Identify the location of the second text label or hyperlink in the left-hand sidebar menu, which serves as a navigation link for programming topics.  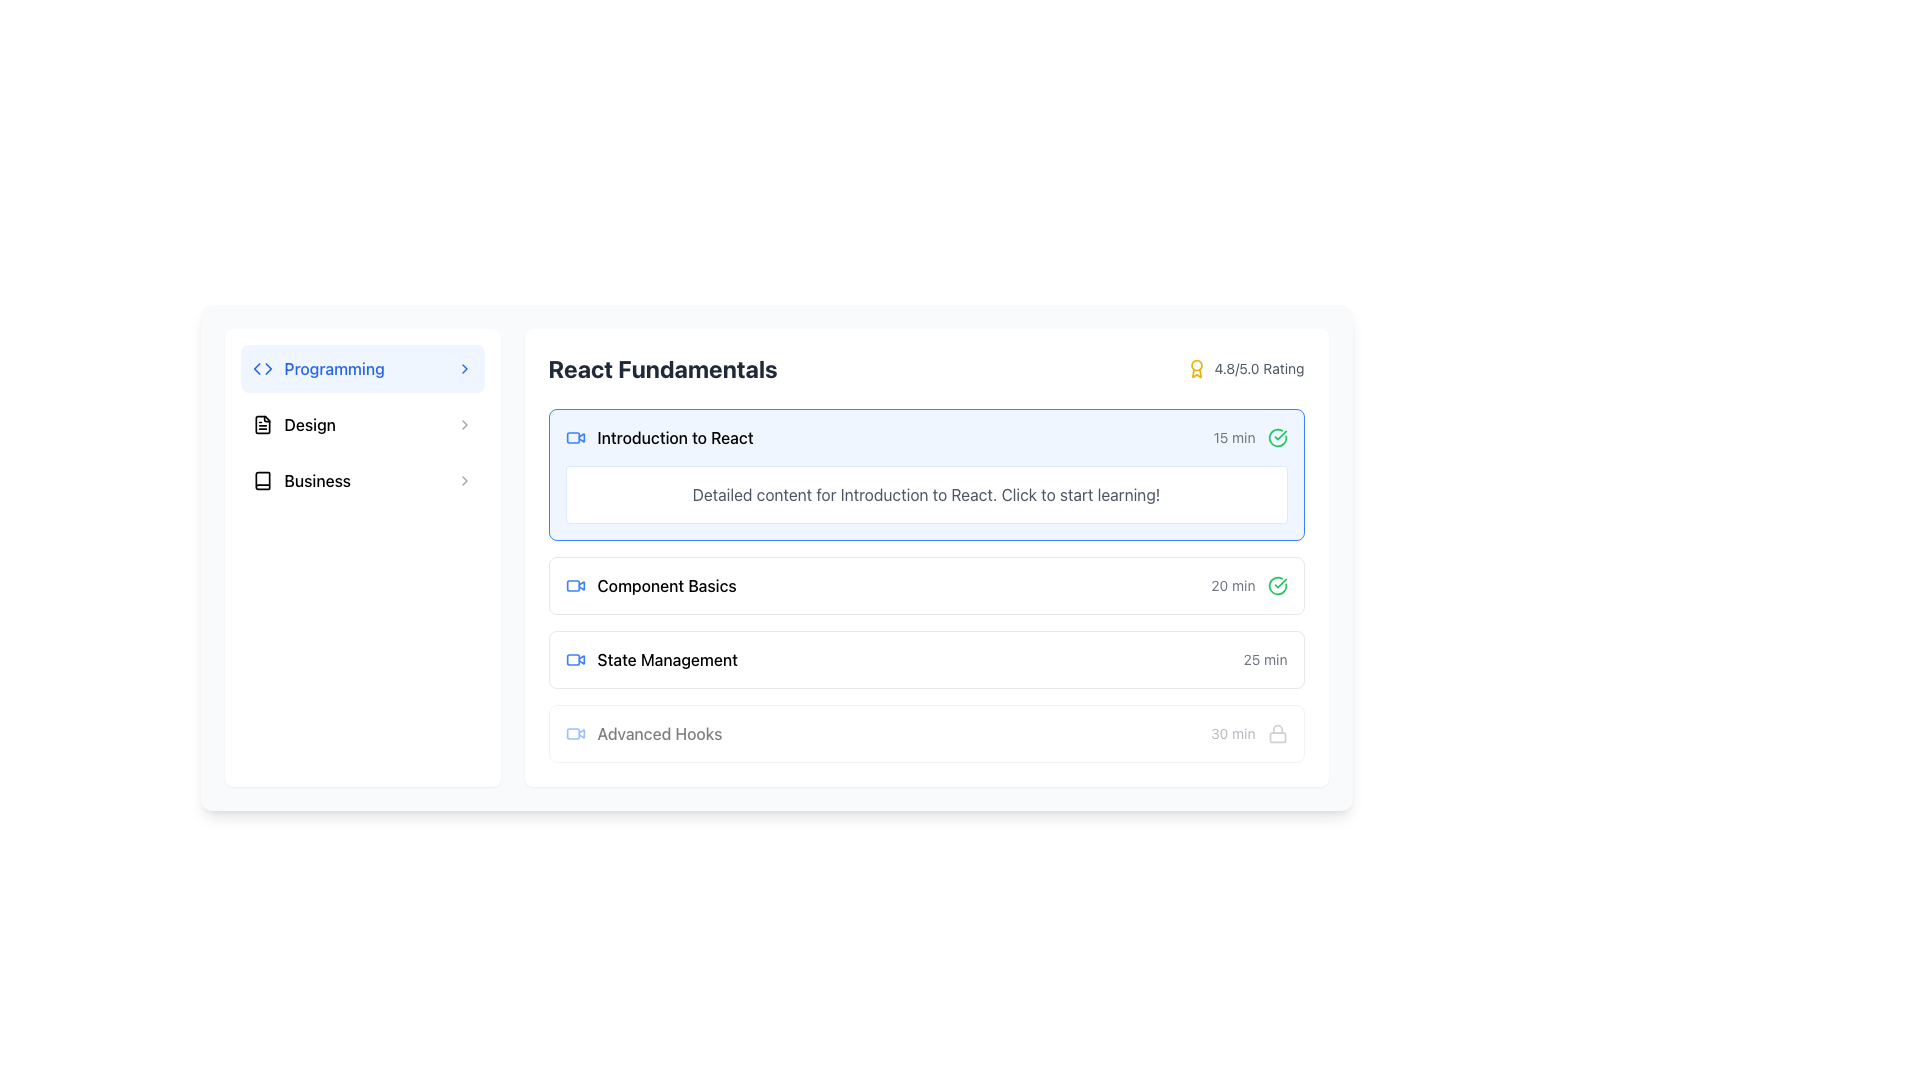
(334, 369).